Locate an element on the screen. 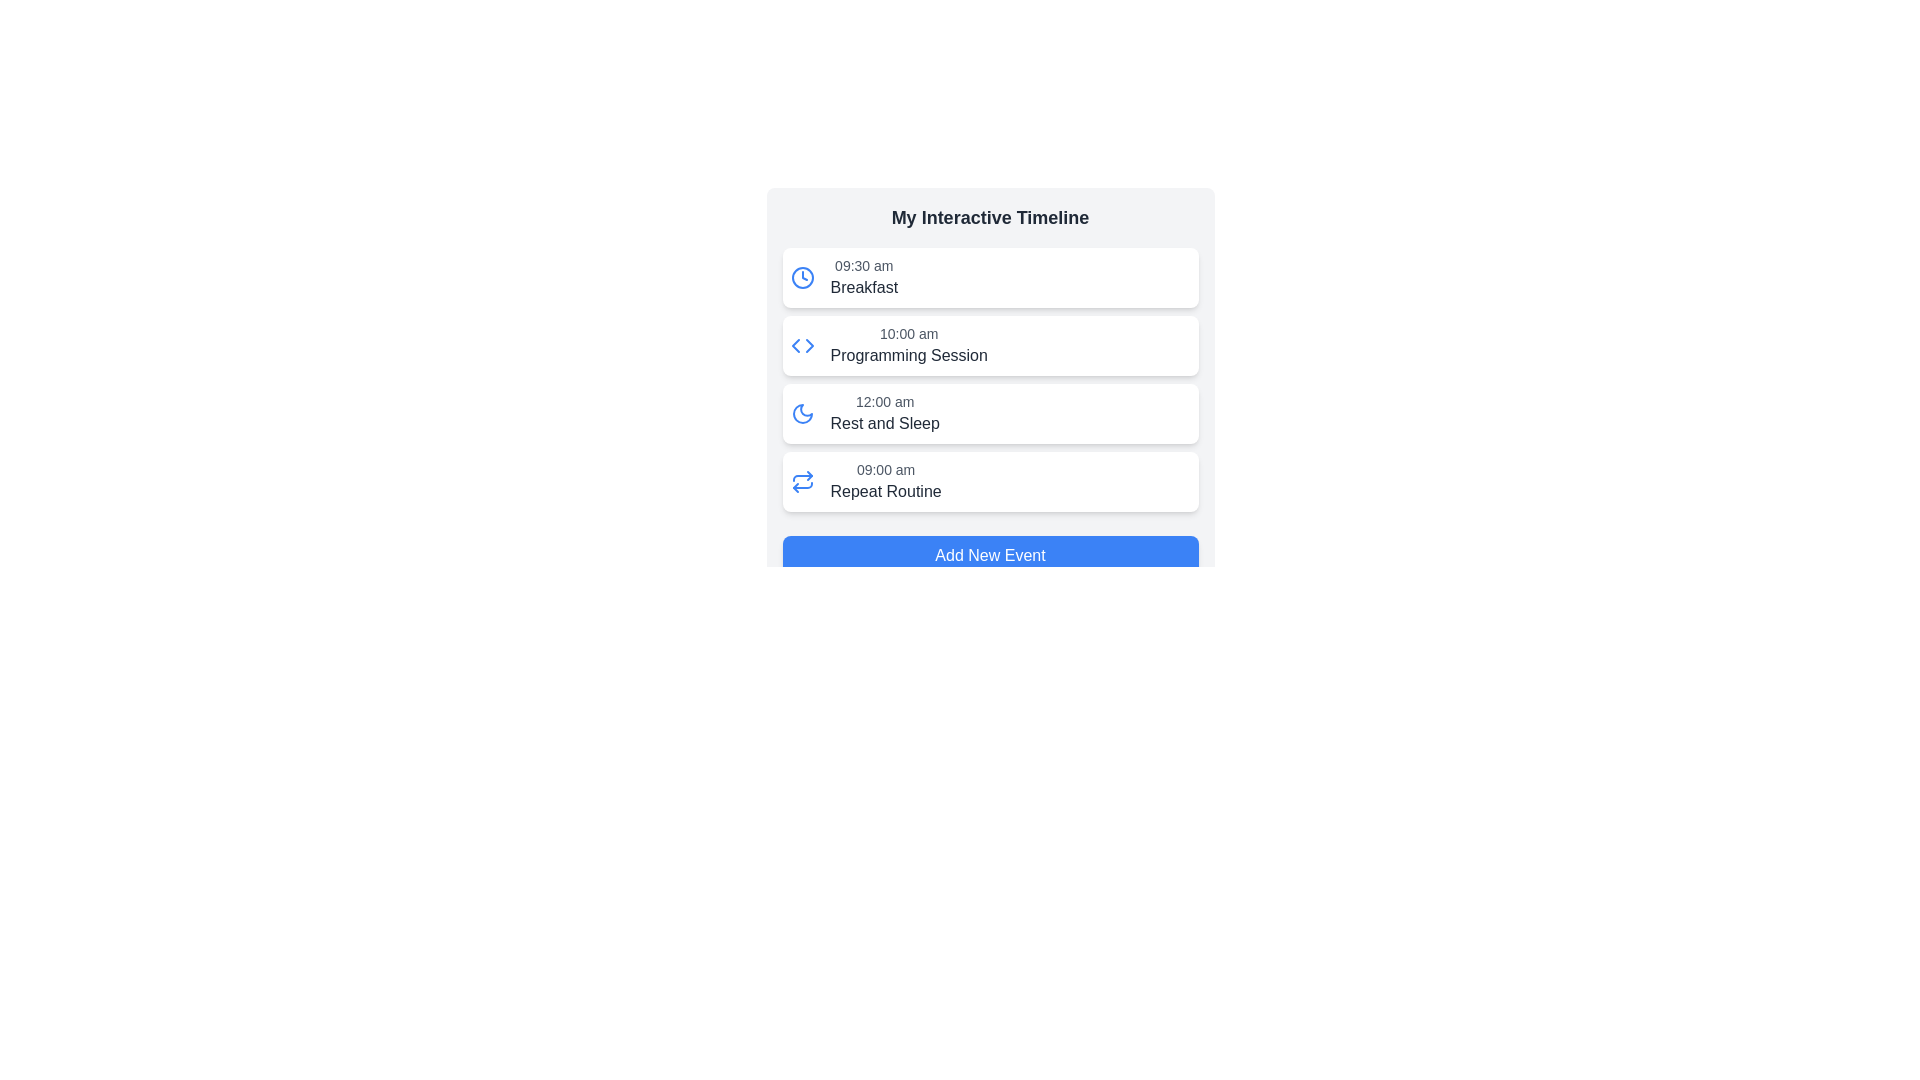 Image resolution: width=1920 pixels, height=1080 pixels. the decorative nighttime icon that represents sleep, located to the left of the text '12:00 am Rest and Sleep' is located at coordinates (802, 412).